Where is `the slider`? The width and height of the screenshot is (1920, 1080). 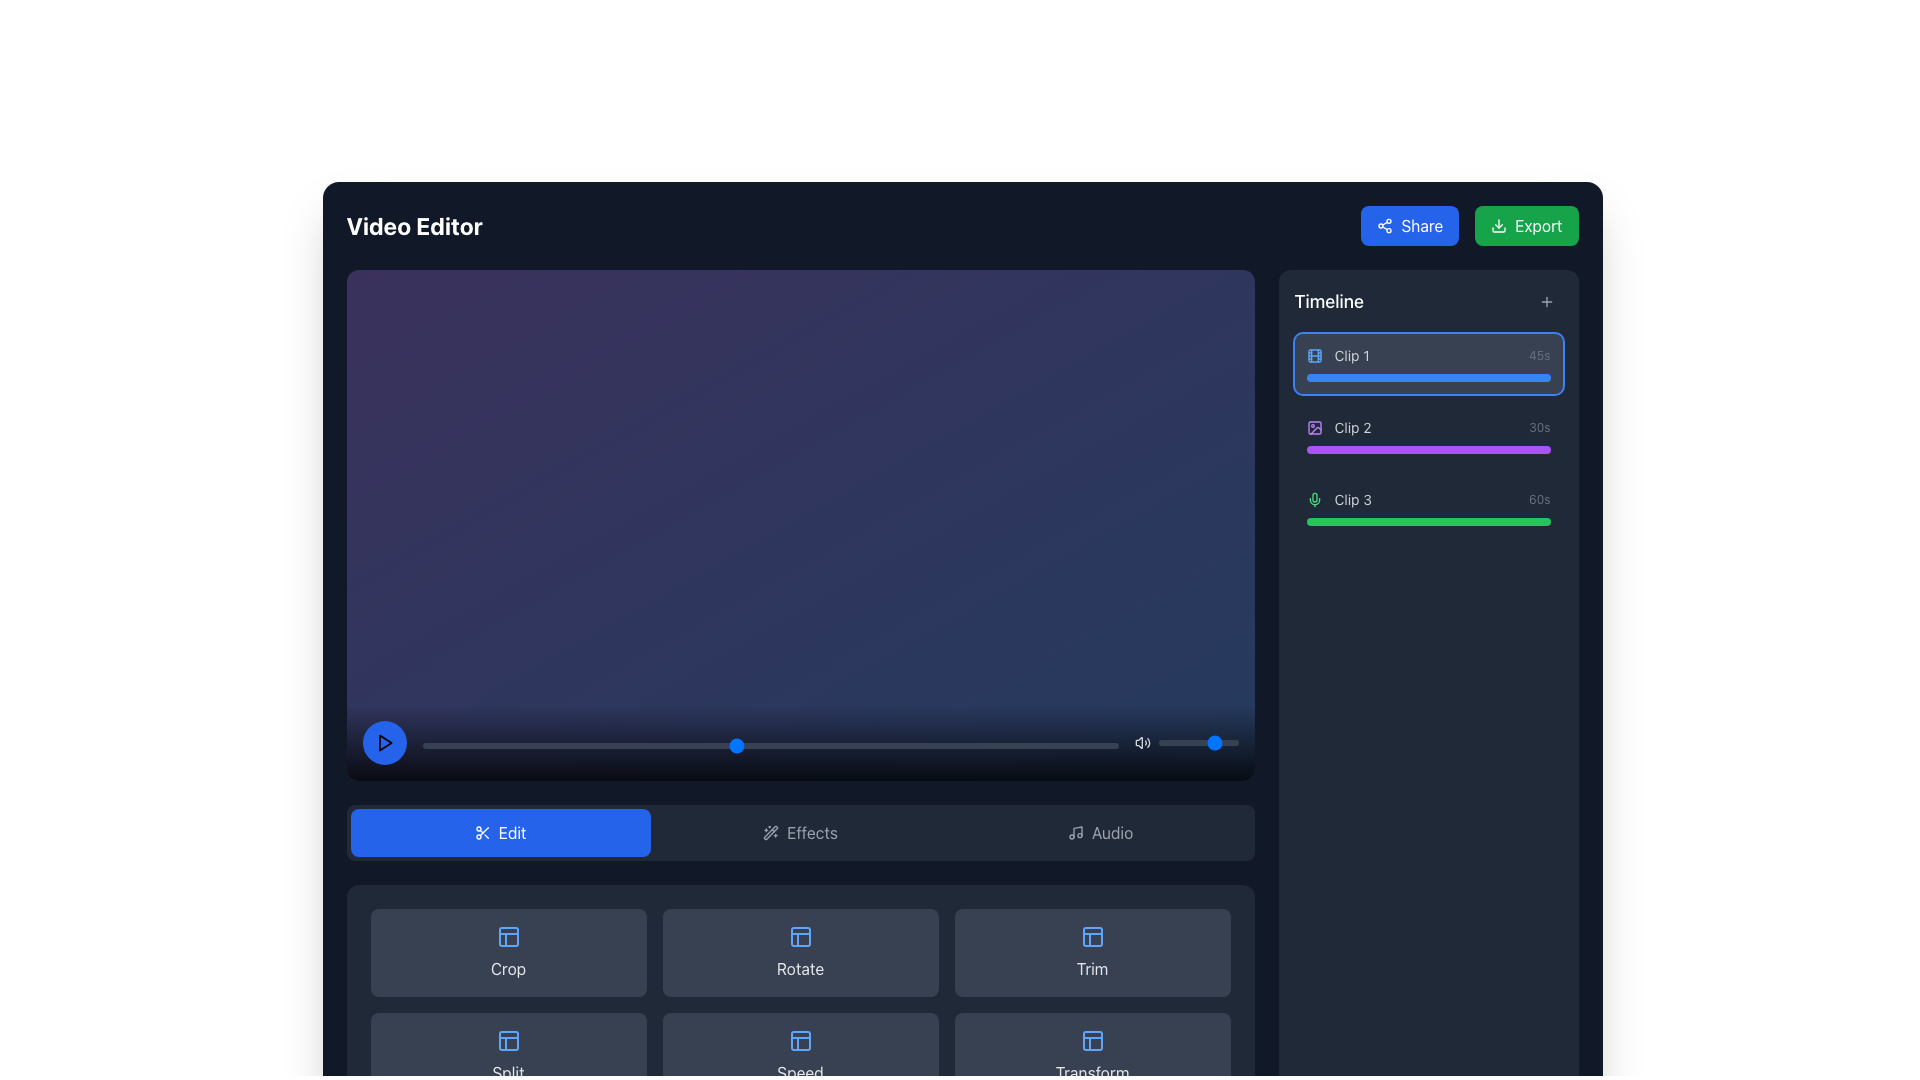
the slider is located at coordinates (1172, 742).